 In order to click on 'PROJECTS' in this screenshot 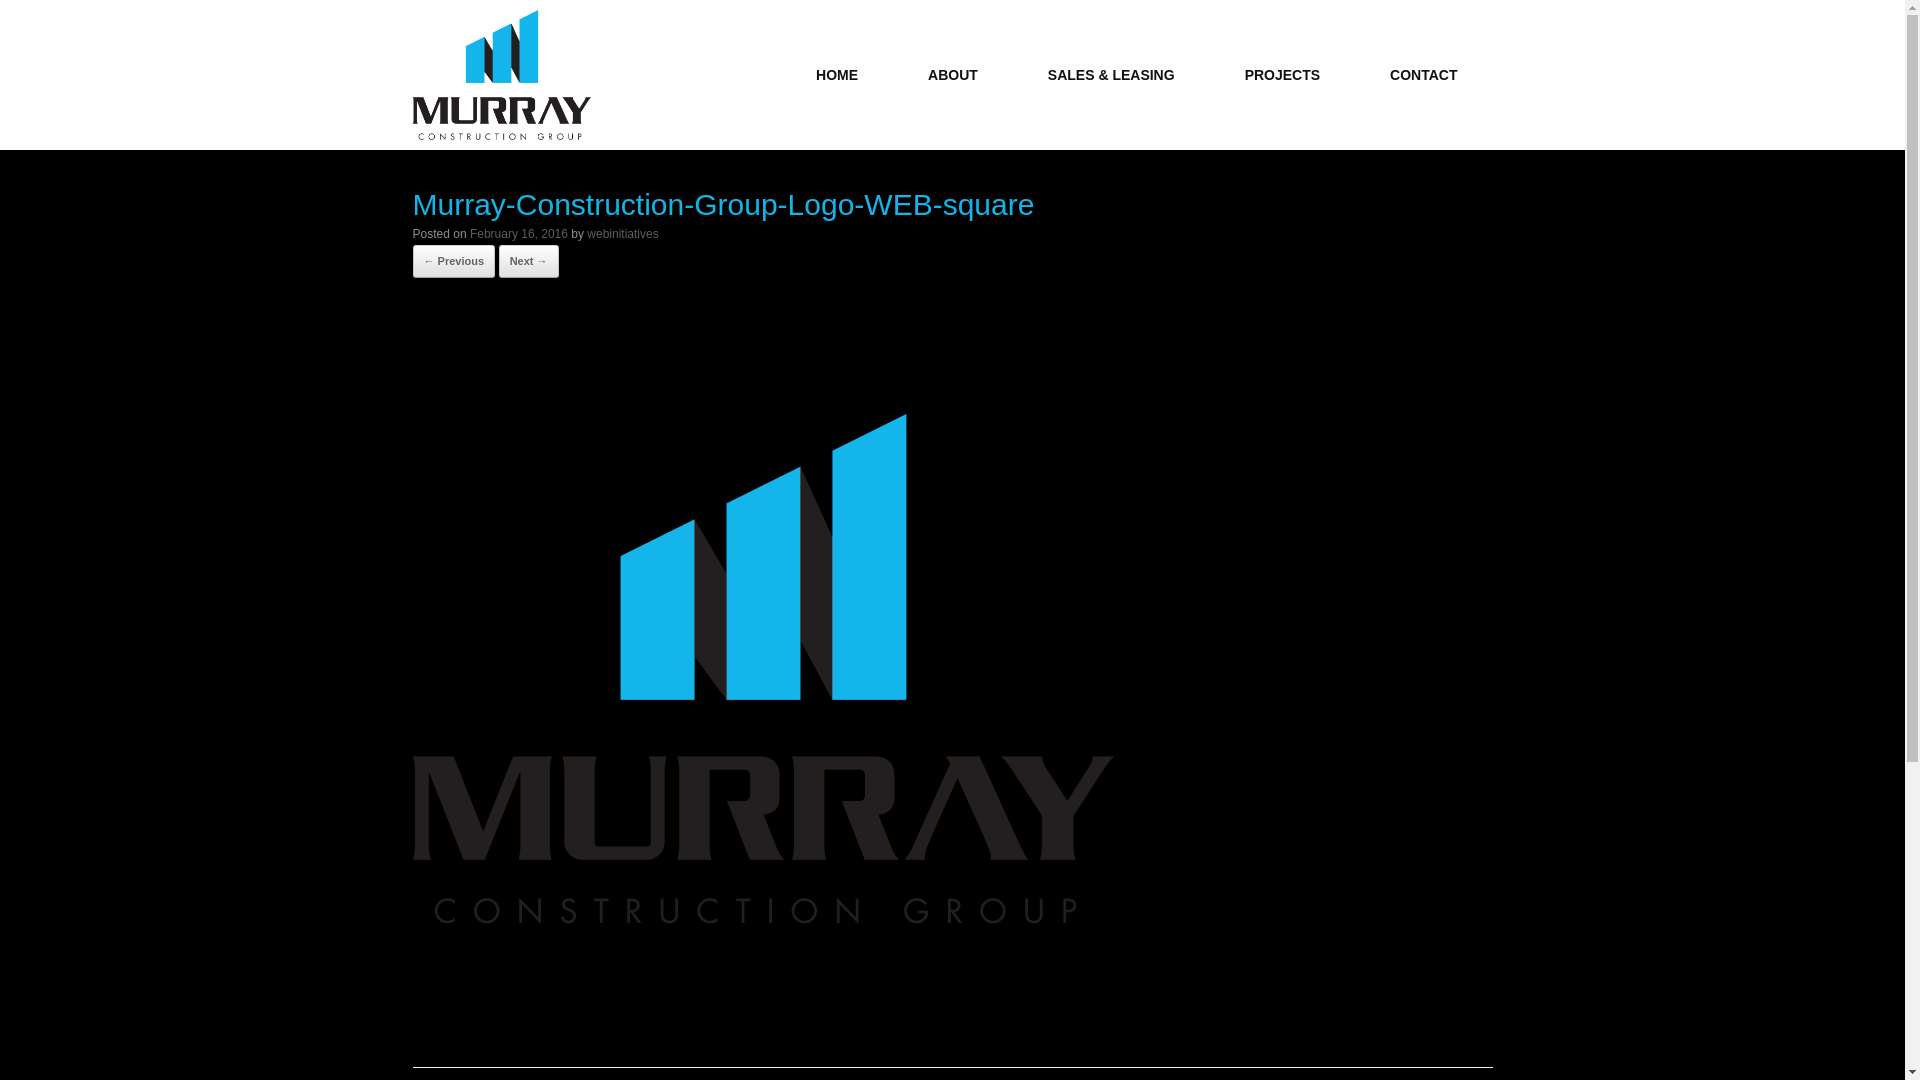, I will do `click(1282, 73)`.